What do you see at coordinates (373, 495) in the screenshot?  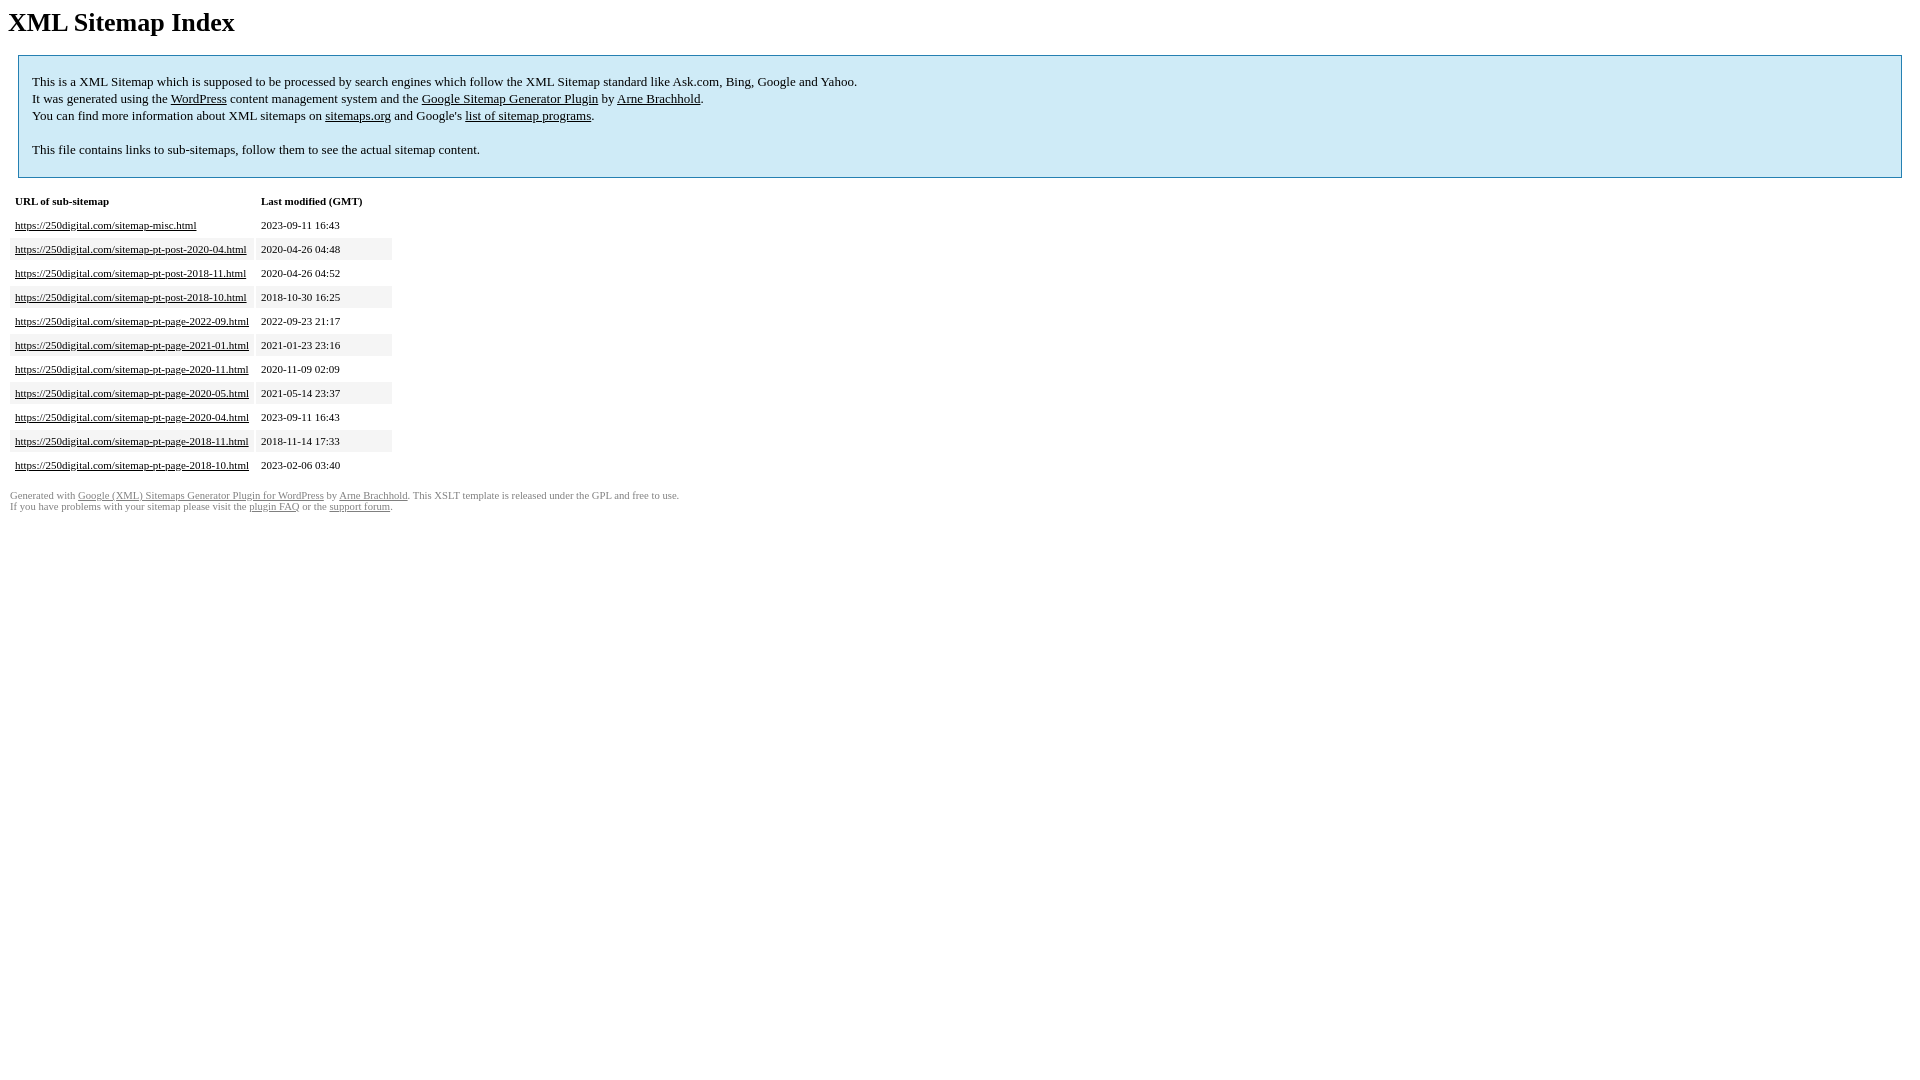 I see `'Arne Brachhold'` at bounding box center [373, 495].